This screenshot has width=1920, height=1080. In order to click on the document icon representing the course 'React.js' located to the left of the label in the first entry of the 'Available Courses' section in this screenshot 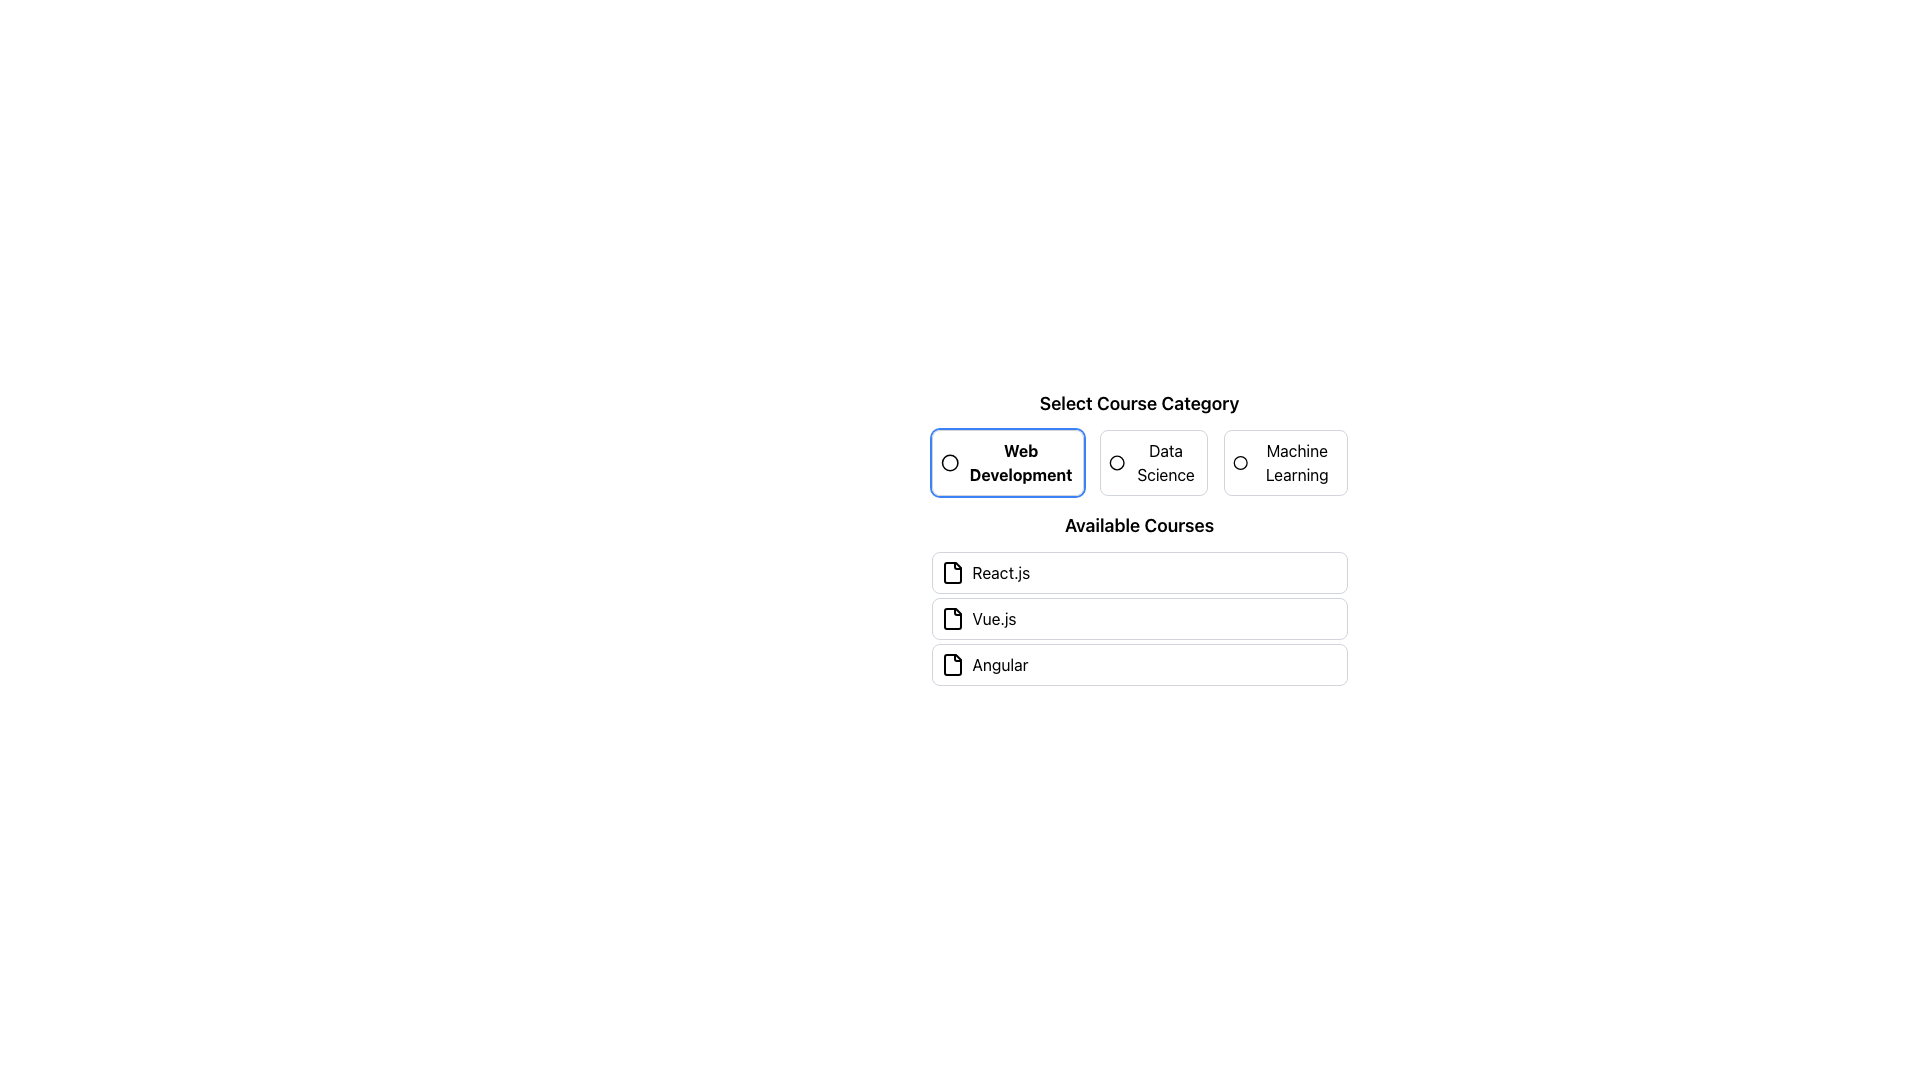, I will do `click(951, 573)`.